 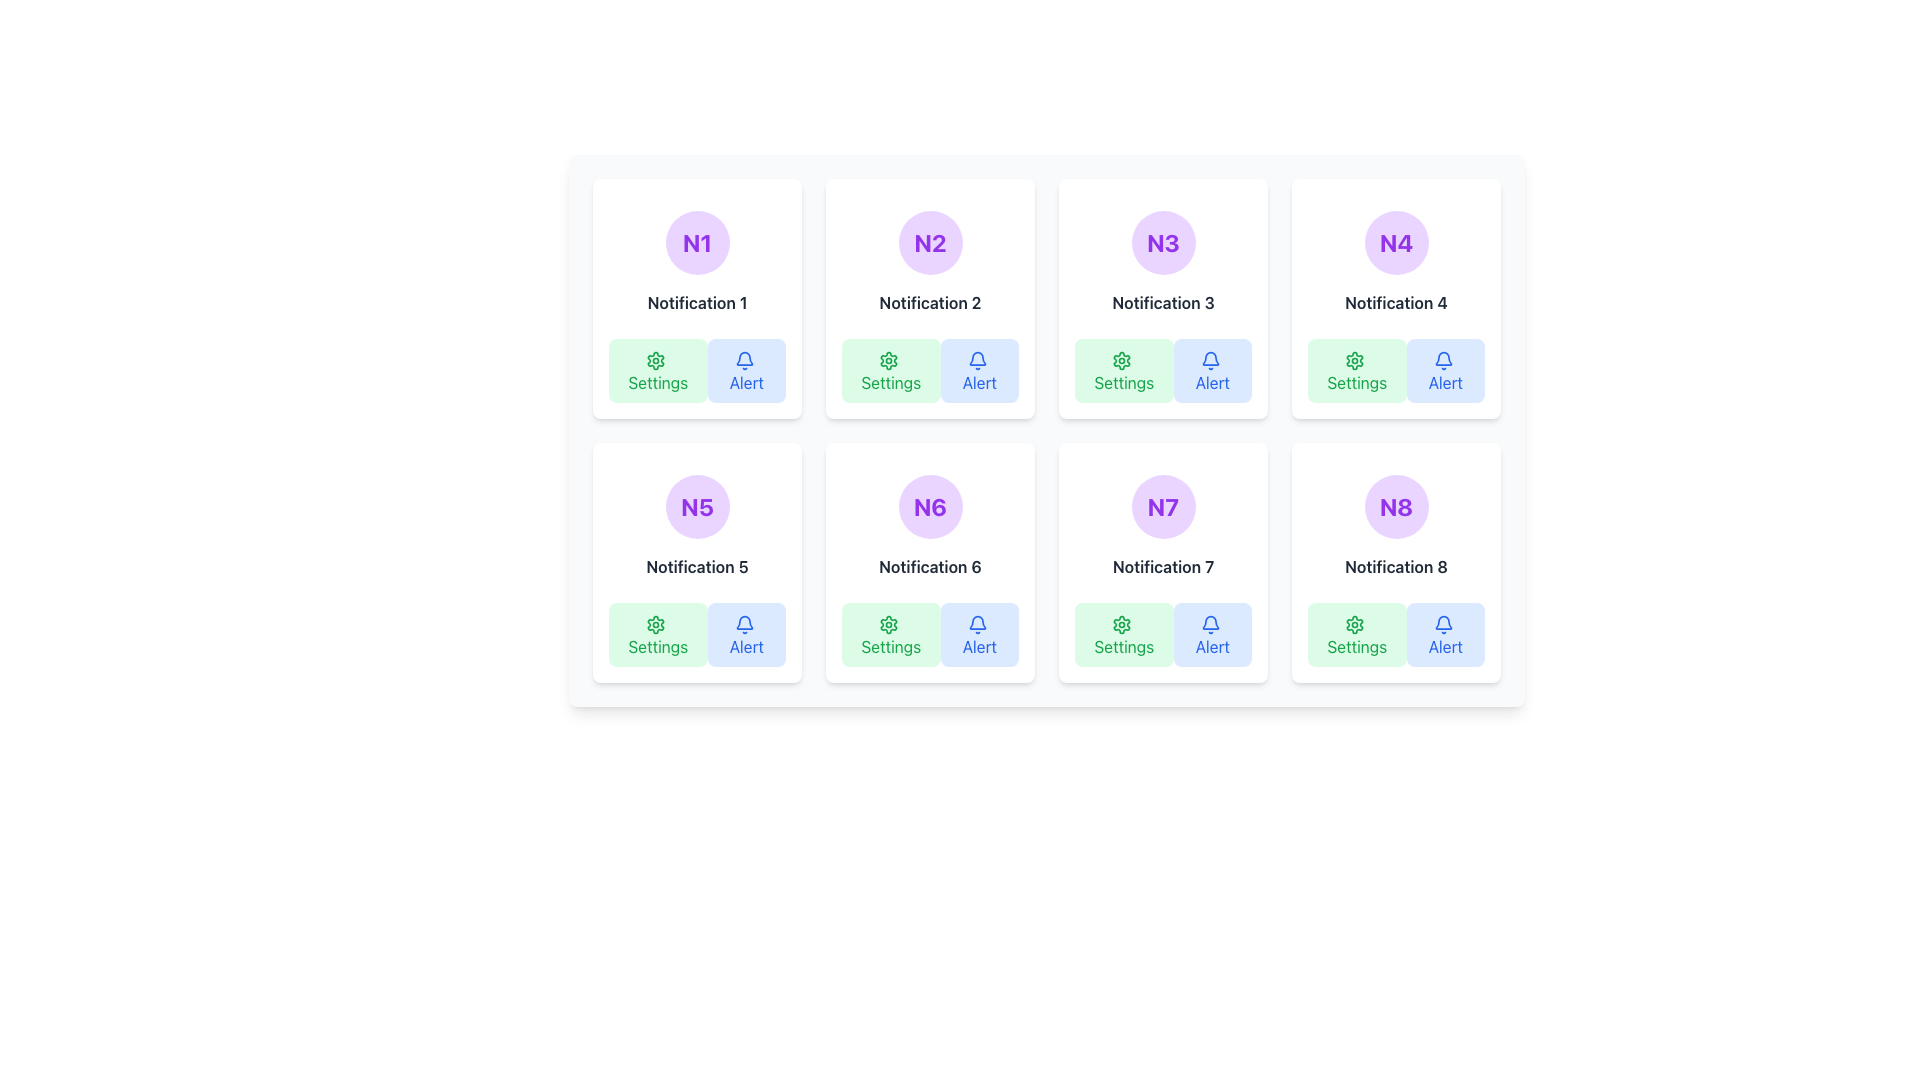 I want to click on the green gear-shaped icon in the bottom-left corner of 'Notification 6', which symbolizes settings, so click(x=888, y=623).